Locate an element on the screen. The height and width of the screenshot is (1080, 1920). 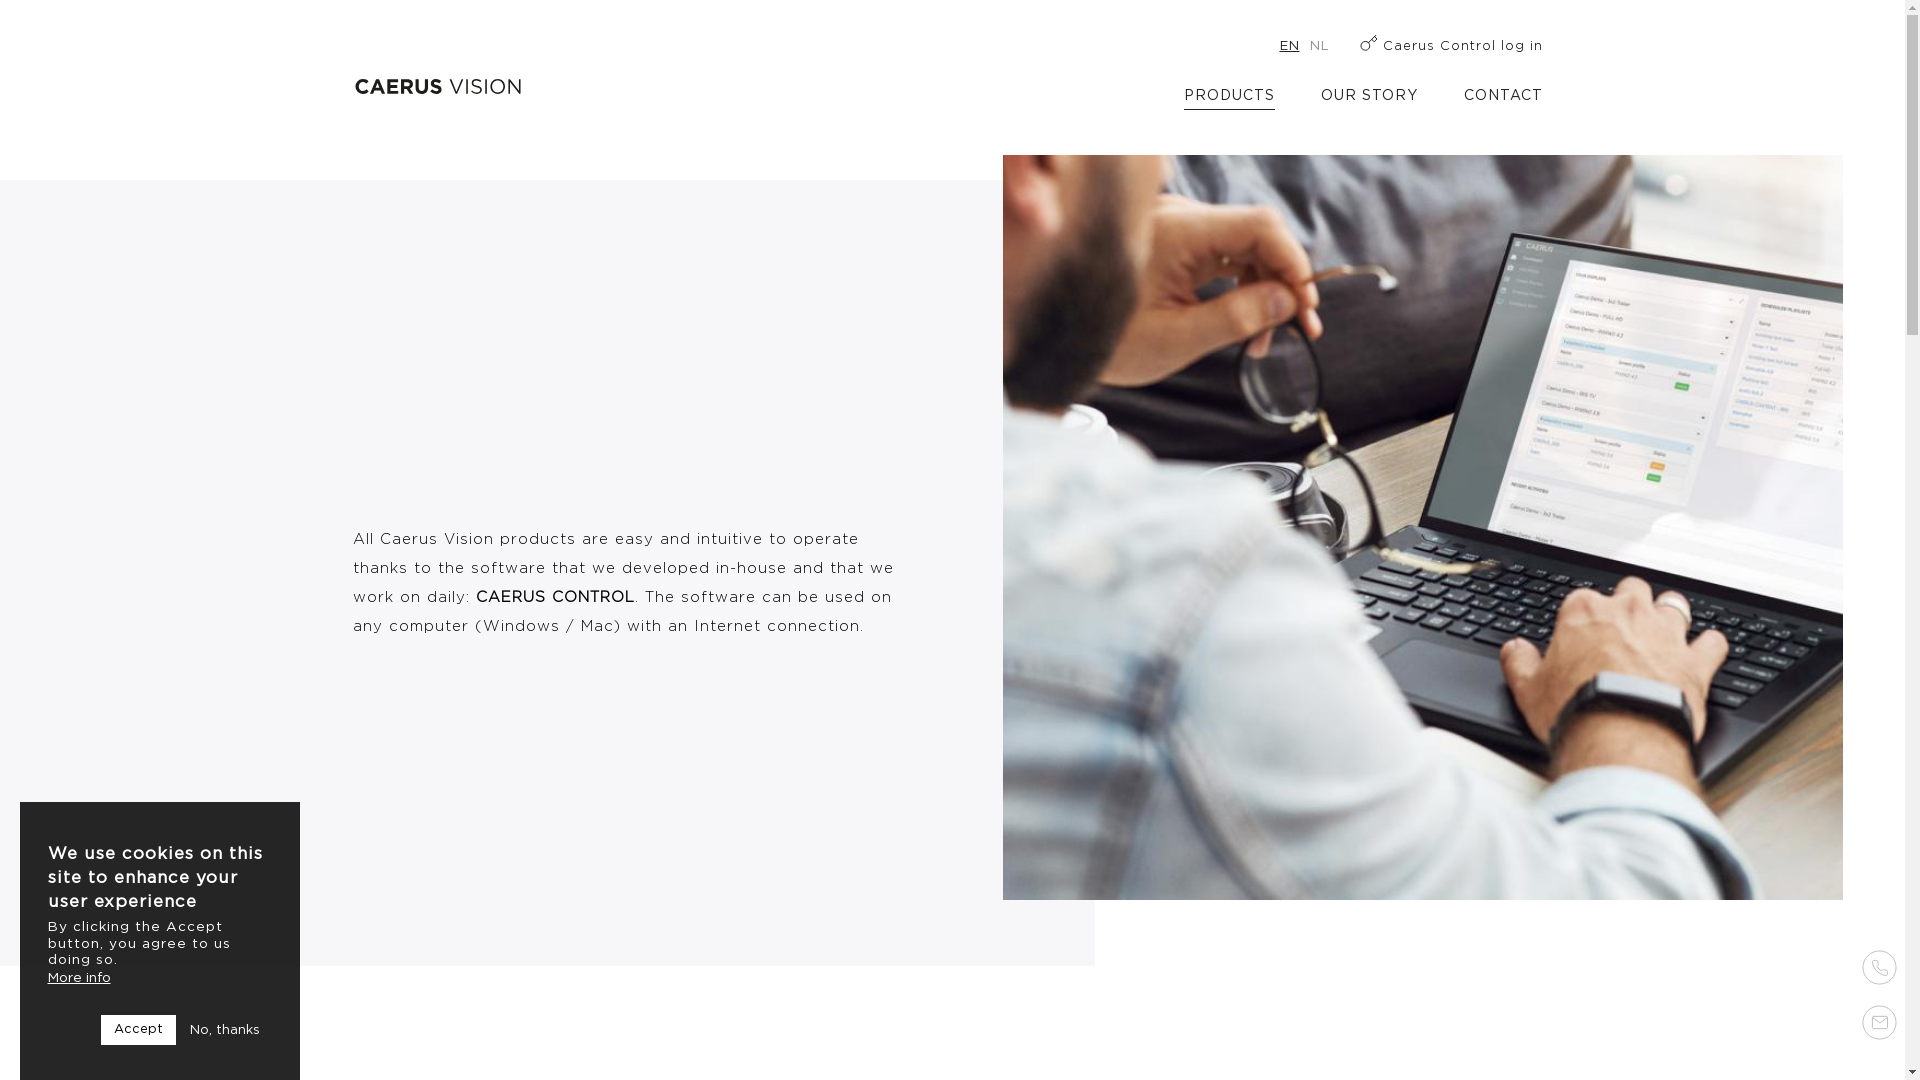
' ' is located at coordinates (1864, 1013).